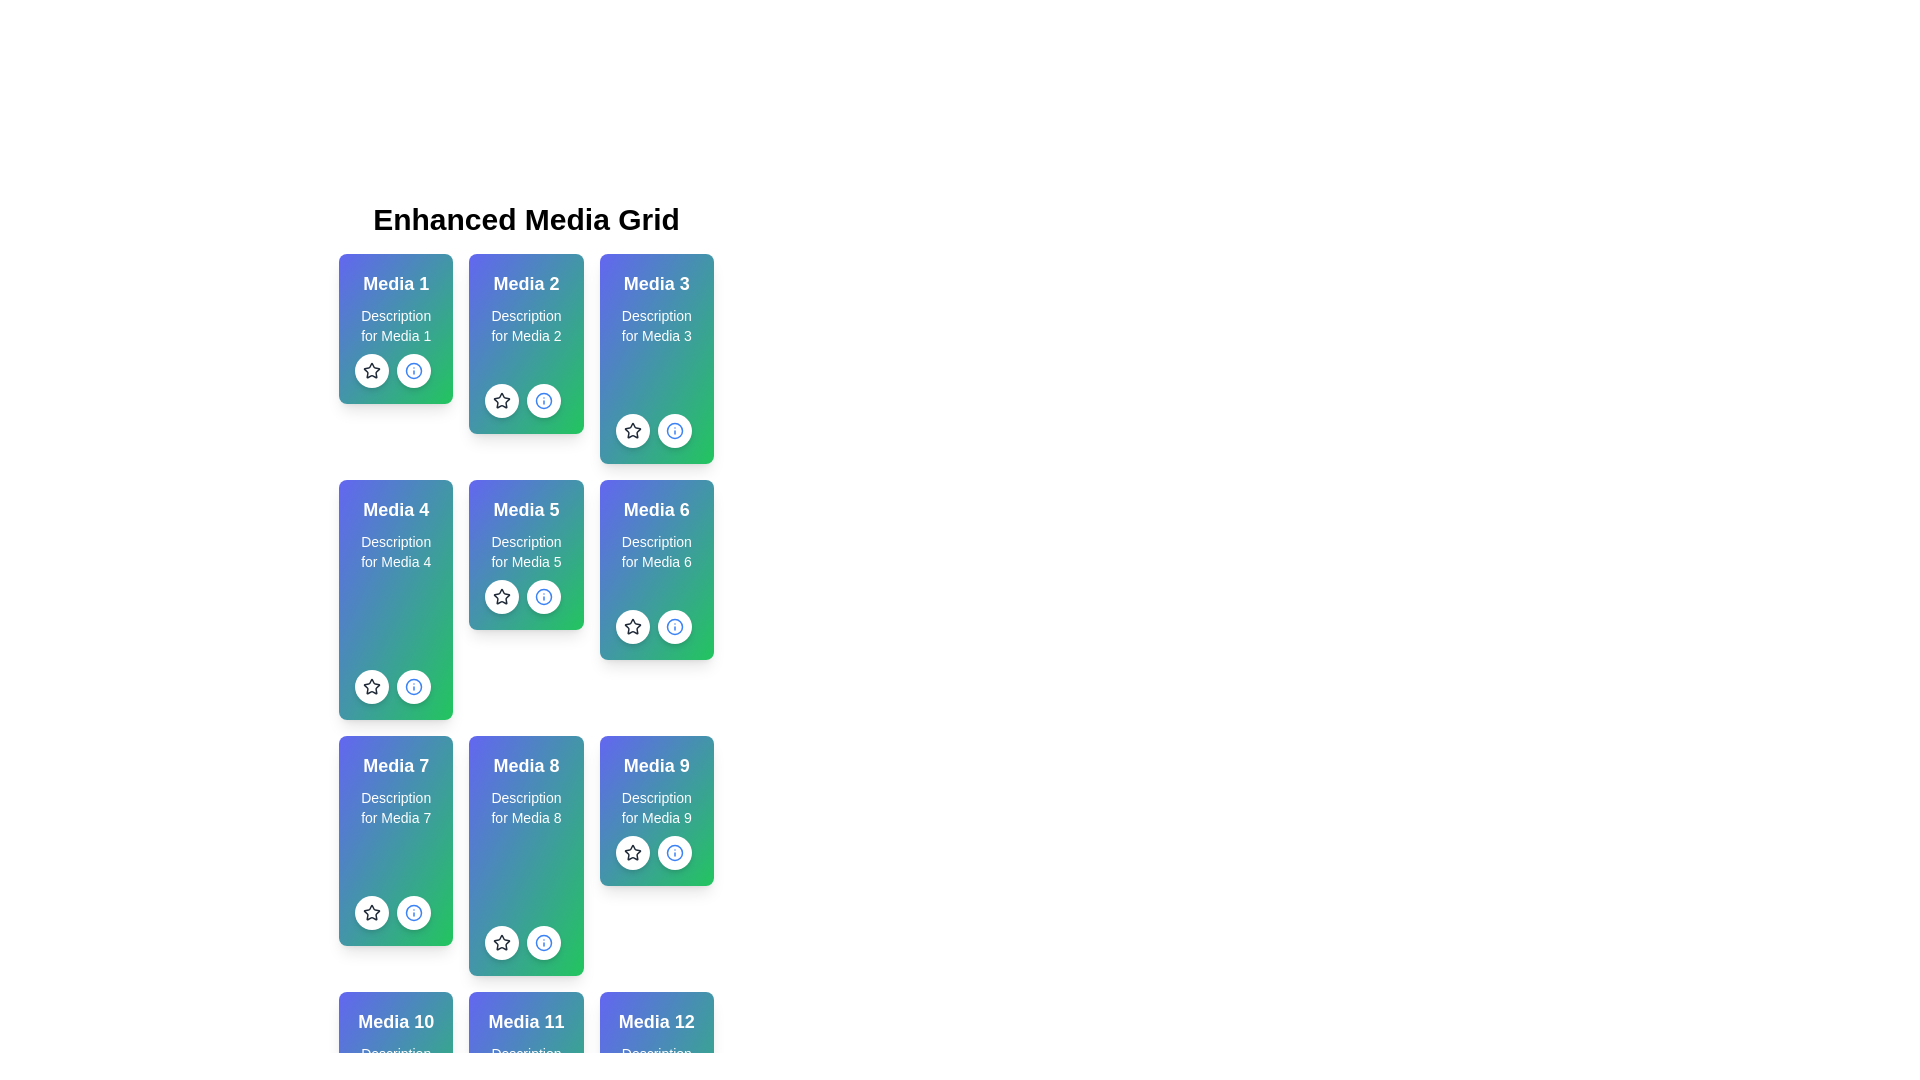  What do you see at coordinates (412, 913) in the screenshot?
I see `the circular button with a white background and an 'info' symbol located at the bottom-right corner of the 'Media 7' card` at bounding box center [412, 913].